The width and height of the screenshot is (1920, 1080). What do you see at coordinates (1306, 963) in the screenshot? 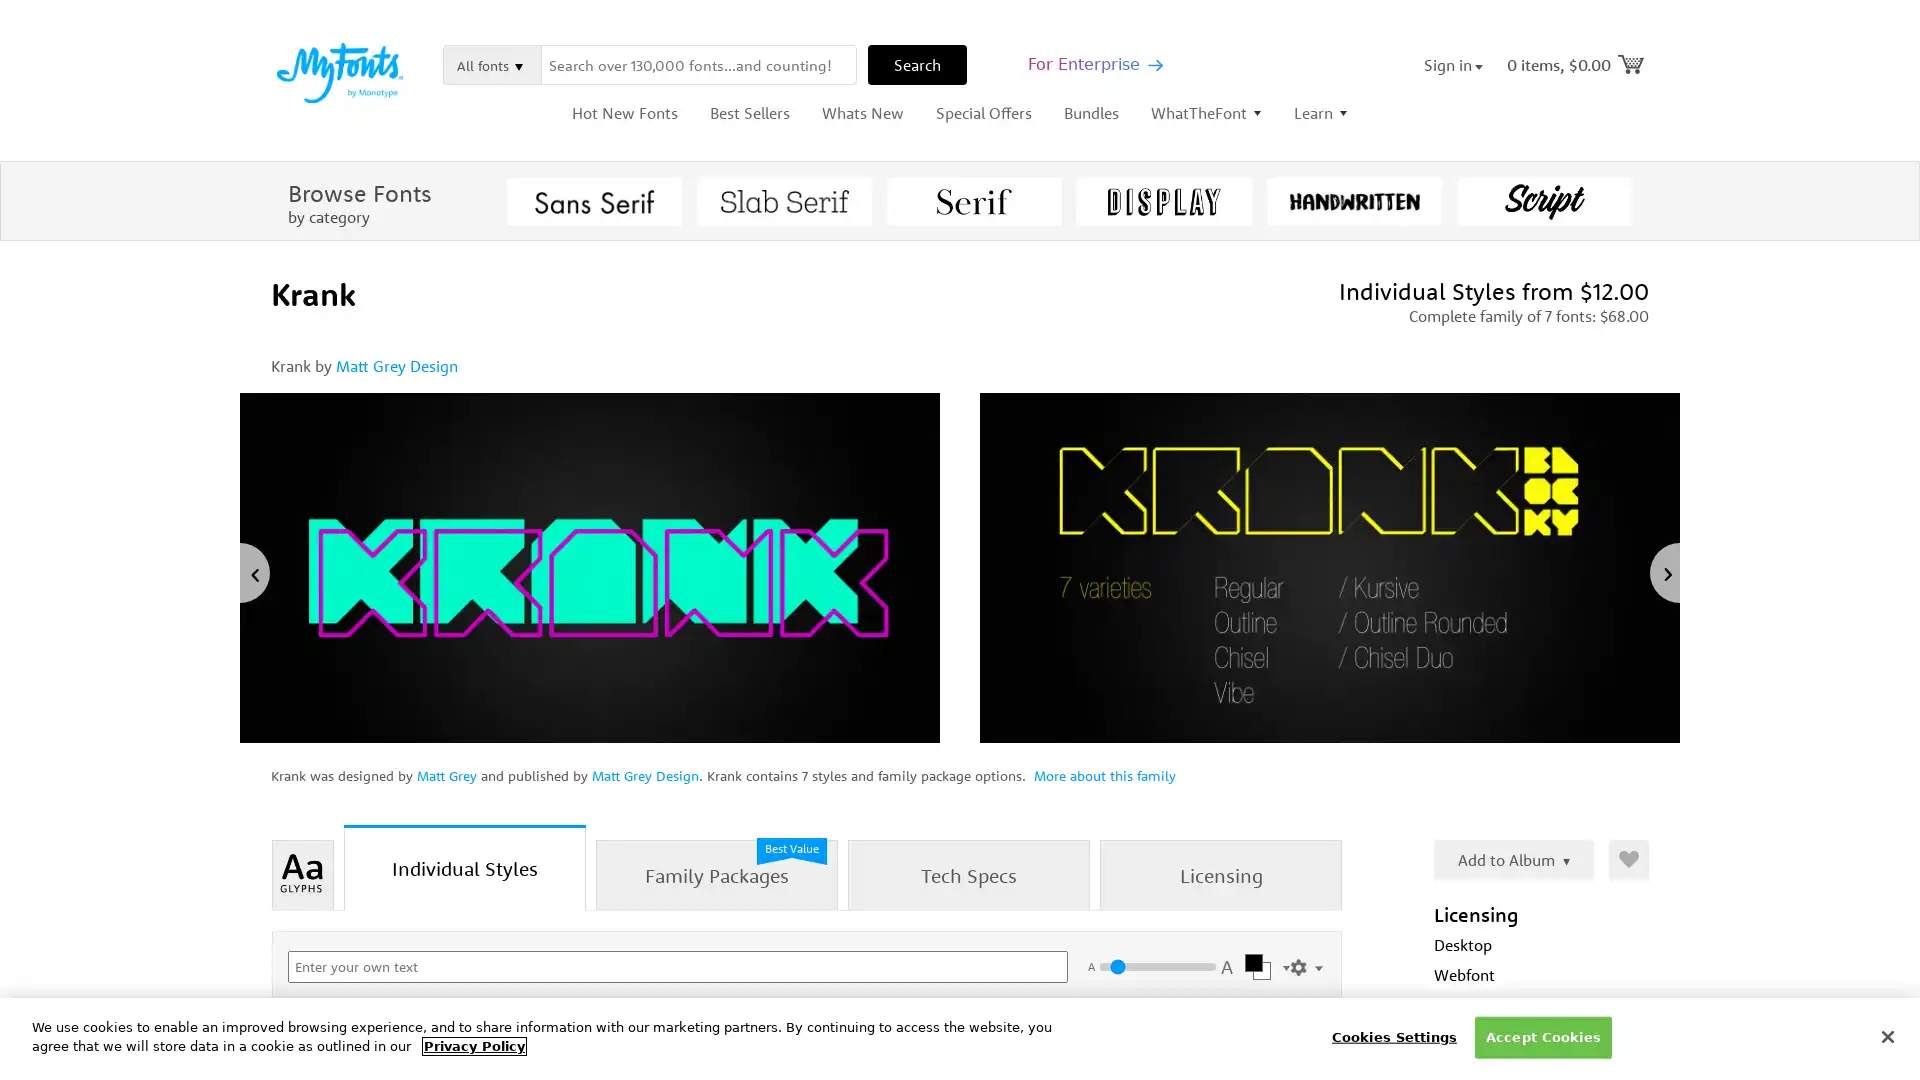
I see `Show Settings` at bounding box center [1306, 963].